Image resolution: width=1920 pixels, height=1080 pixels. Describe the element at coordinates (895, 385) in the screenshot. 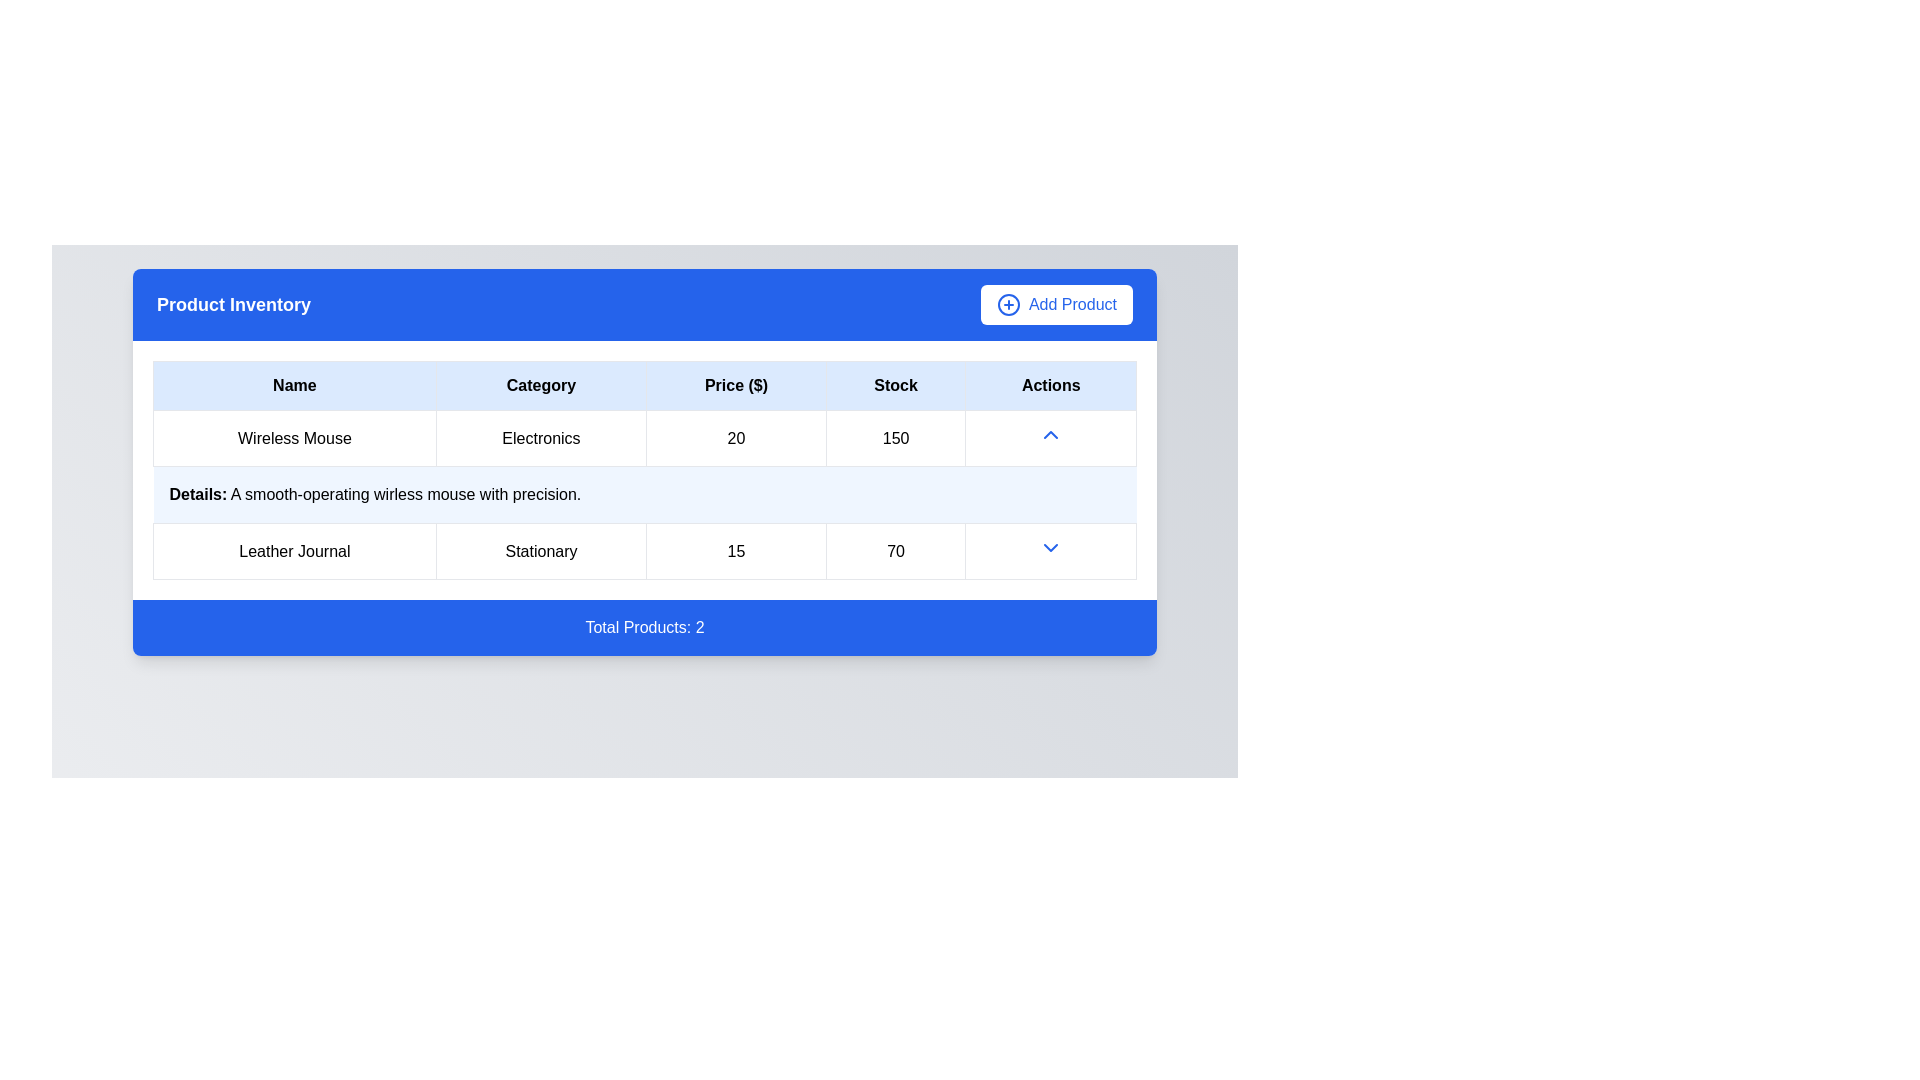

I see `the 'Stock' header label located in the fourth column of the table, positioned between 'Price ($)' and 'Actions'` at that location.